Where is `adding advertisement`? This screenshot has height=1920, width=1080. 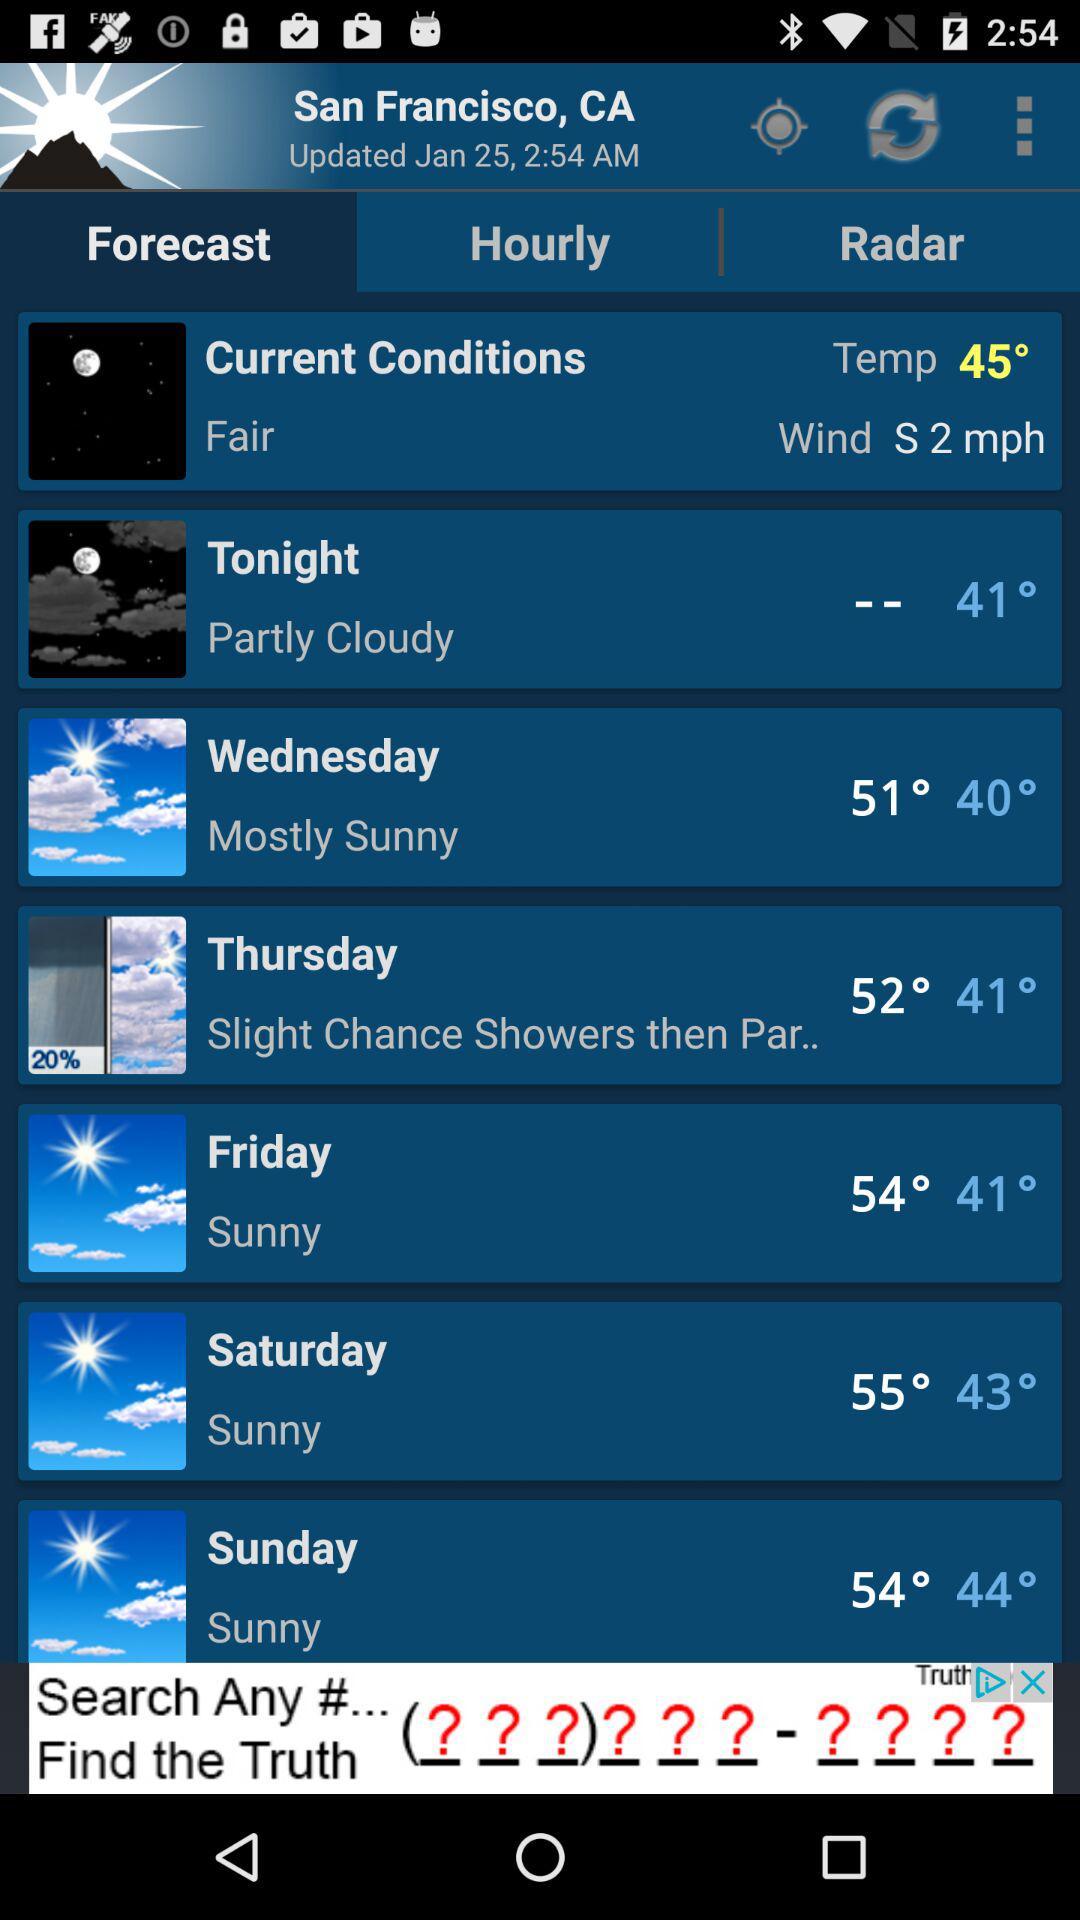
adding advertisement is located at coordinates (540, 1727).